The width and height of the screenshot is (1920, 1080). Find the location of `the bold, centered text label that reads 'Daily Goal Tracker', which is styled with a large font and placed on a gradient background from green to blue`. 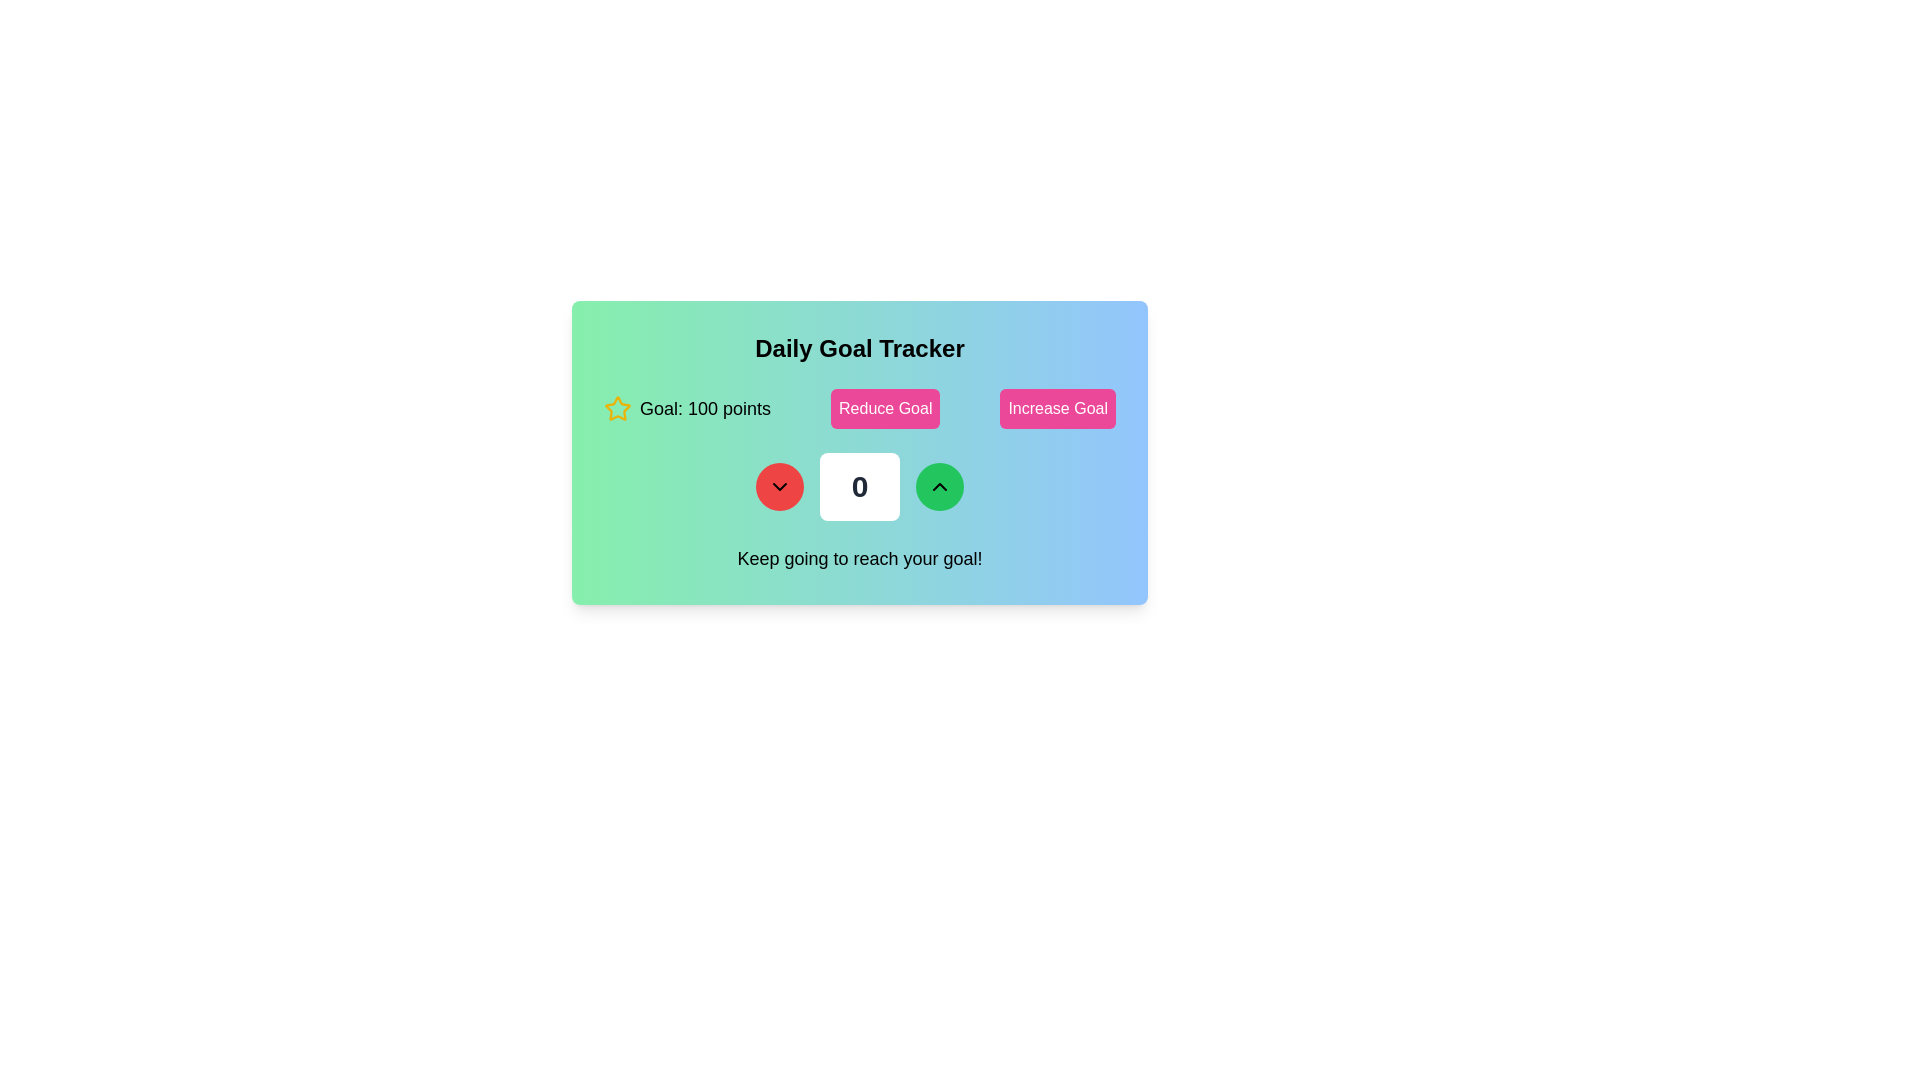

the bold, centered text label that reads 'Daily Goal Tracker', which is styled with a large font and placed on a gradient background from green to blue is located at coordinates (859, 347).